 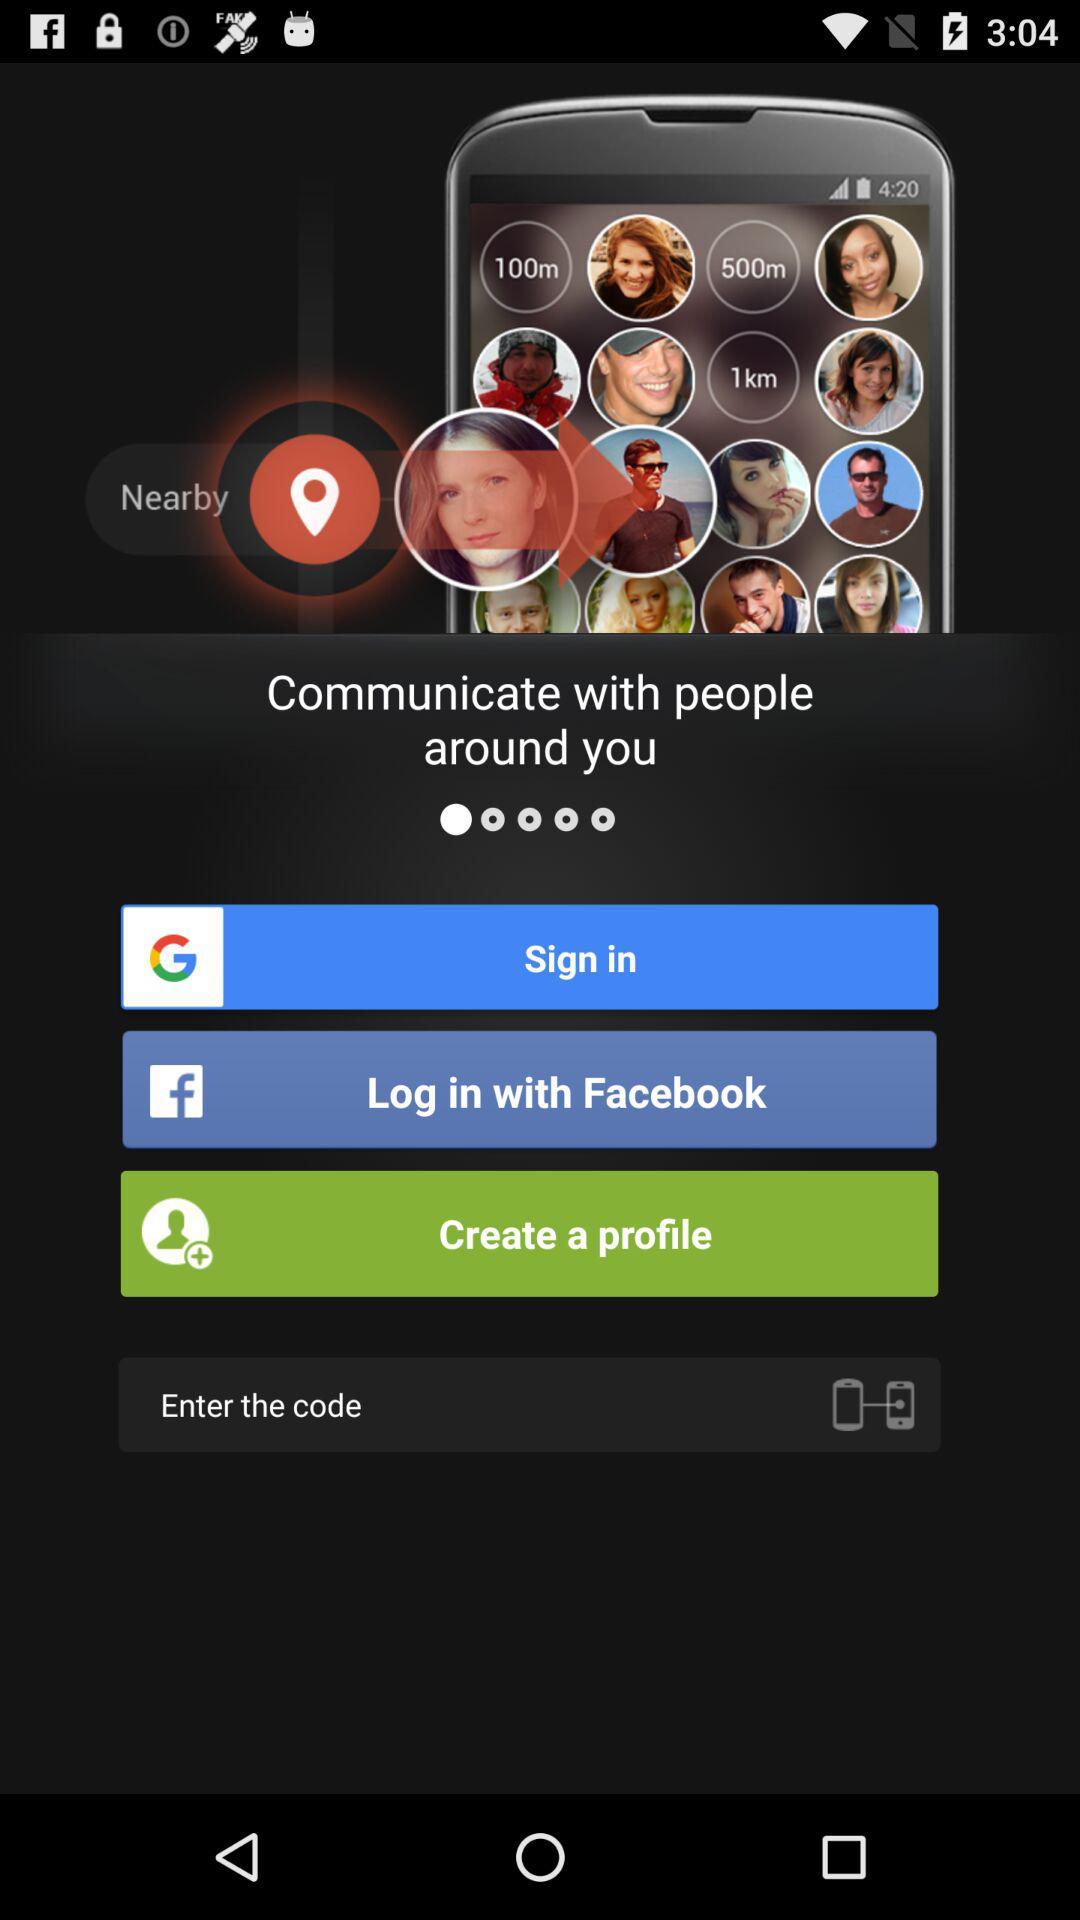 What do you see at coordinates (528, 1232) in the screenshot?
I see `create a profile button` at bounding box center [528, 1232].